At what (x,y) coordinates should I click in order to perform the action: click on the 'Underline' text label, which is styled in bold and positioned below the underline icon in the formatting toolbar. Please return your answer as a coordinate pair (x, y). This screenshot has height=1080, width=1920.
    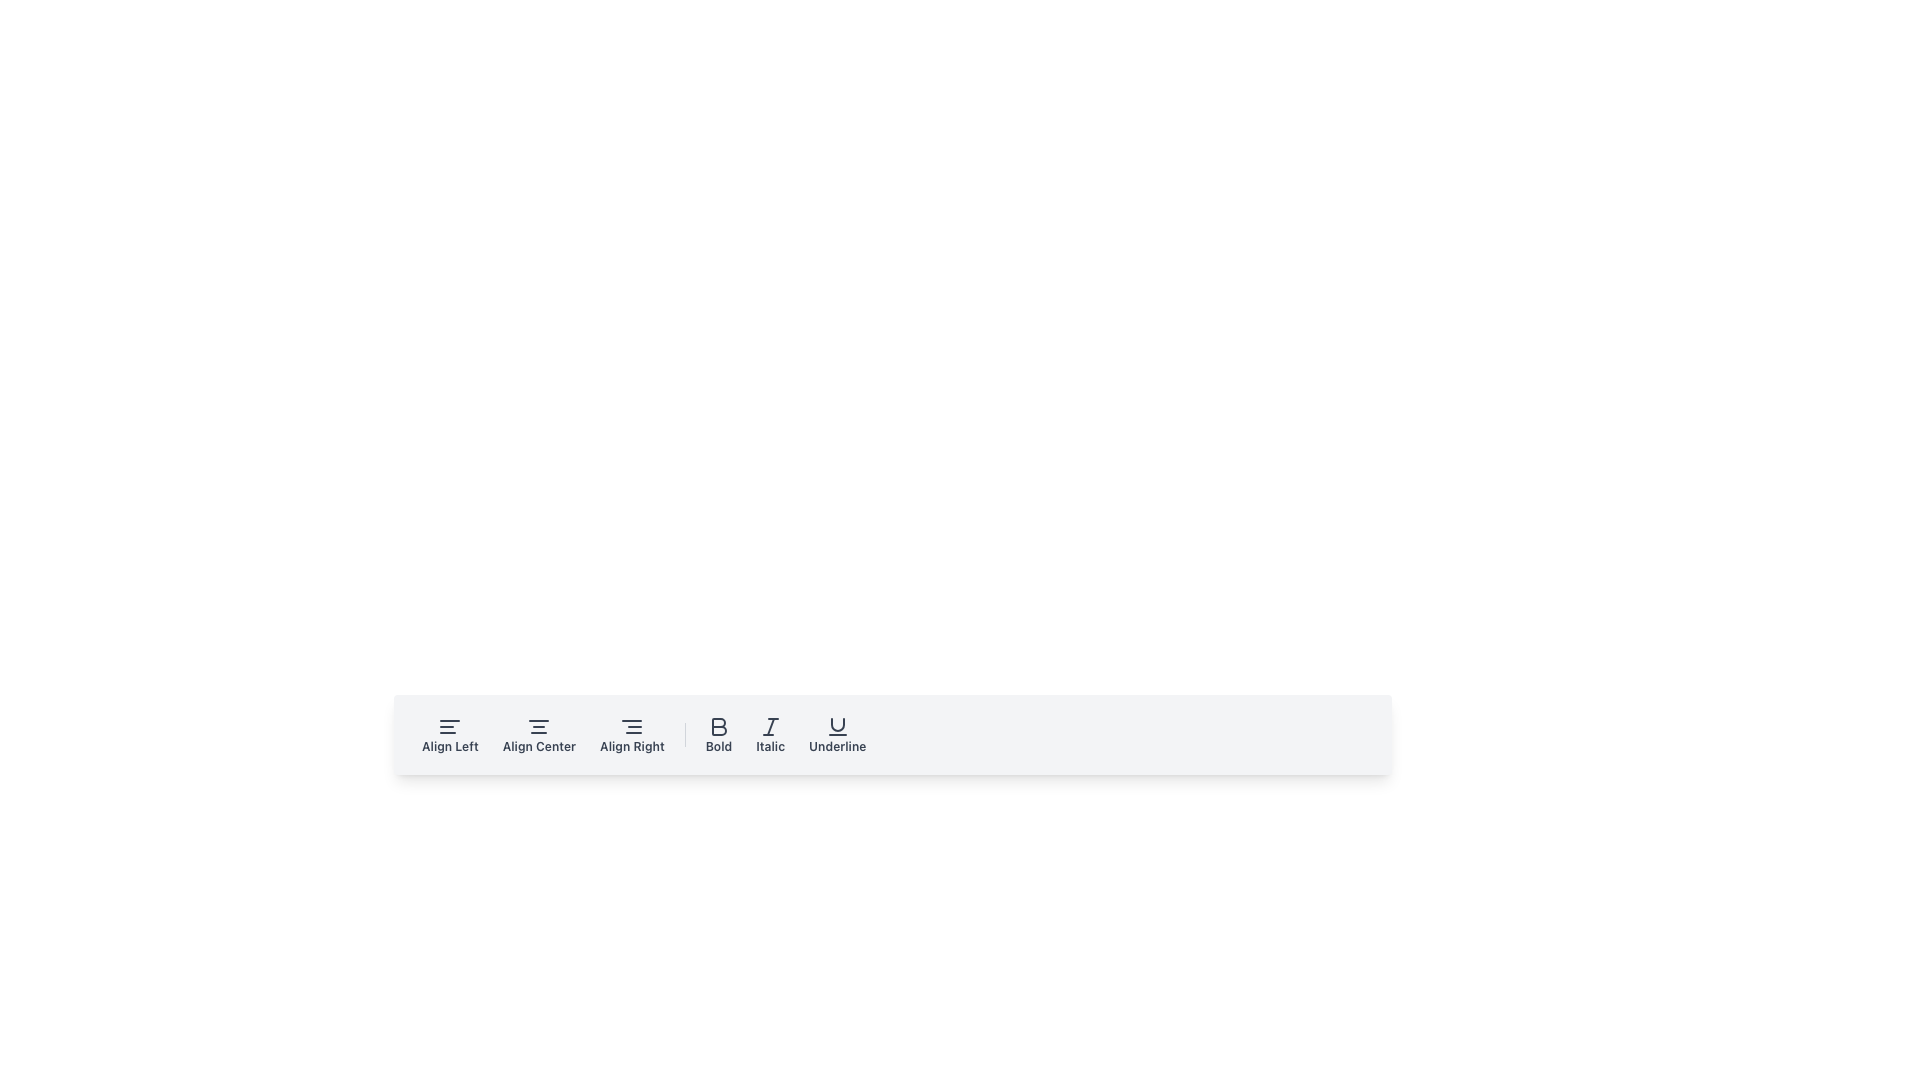
    Looking at the image, I should click on (837, 747).